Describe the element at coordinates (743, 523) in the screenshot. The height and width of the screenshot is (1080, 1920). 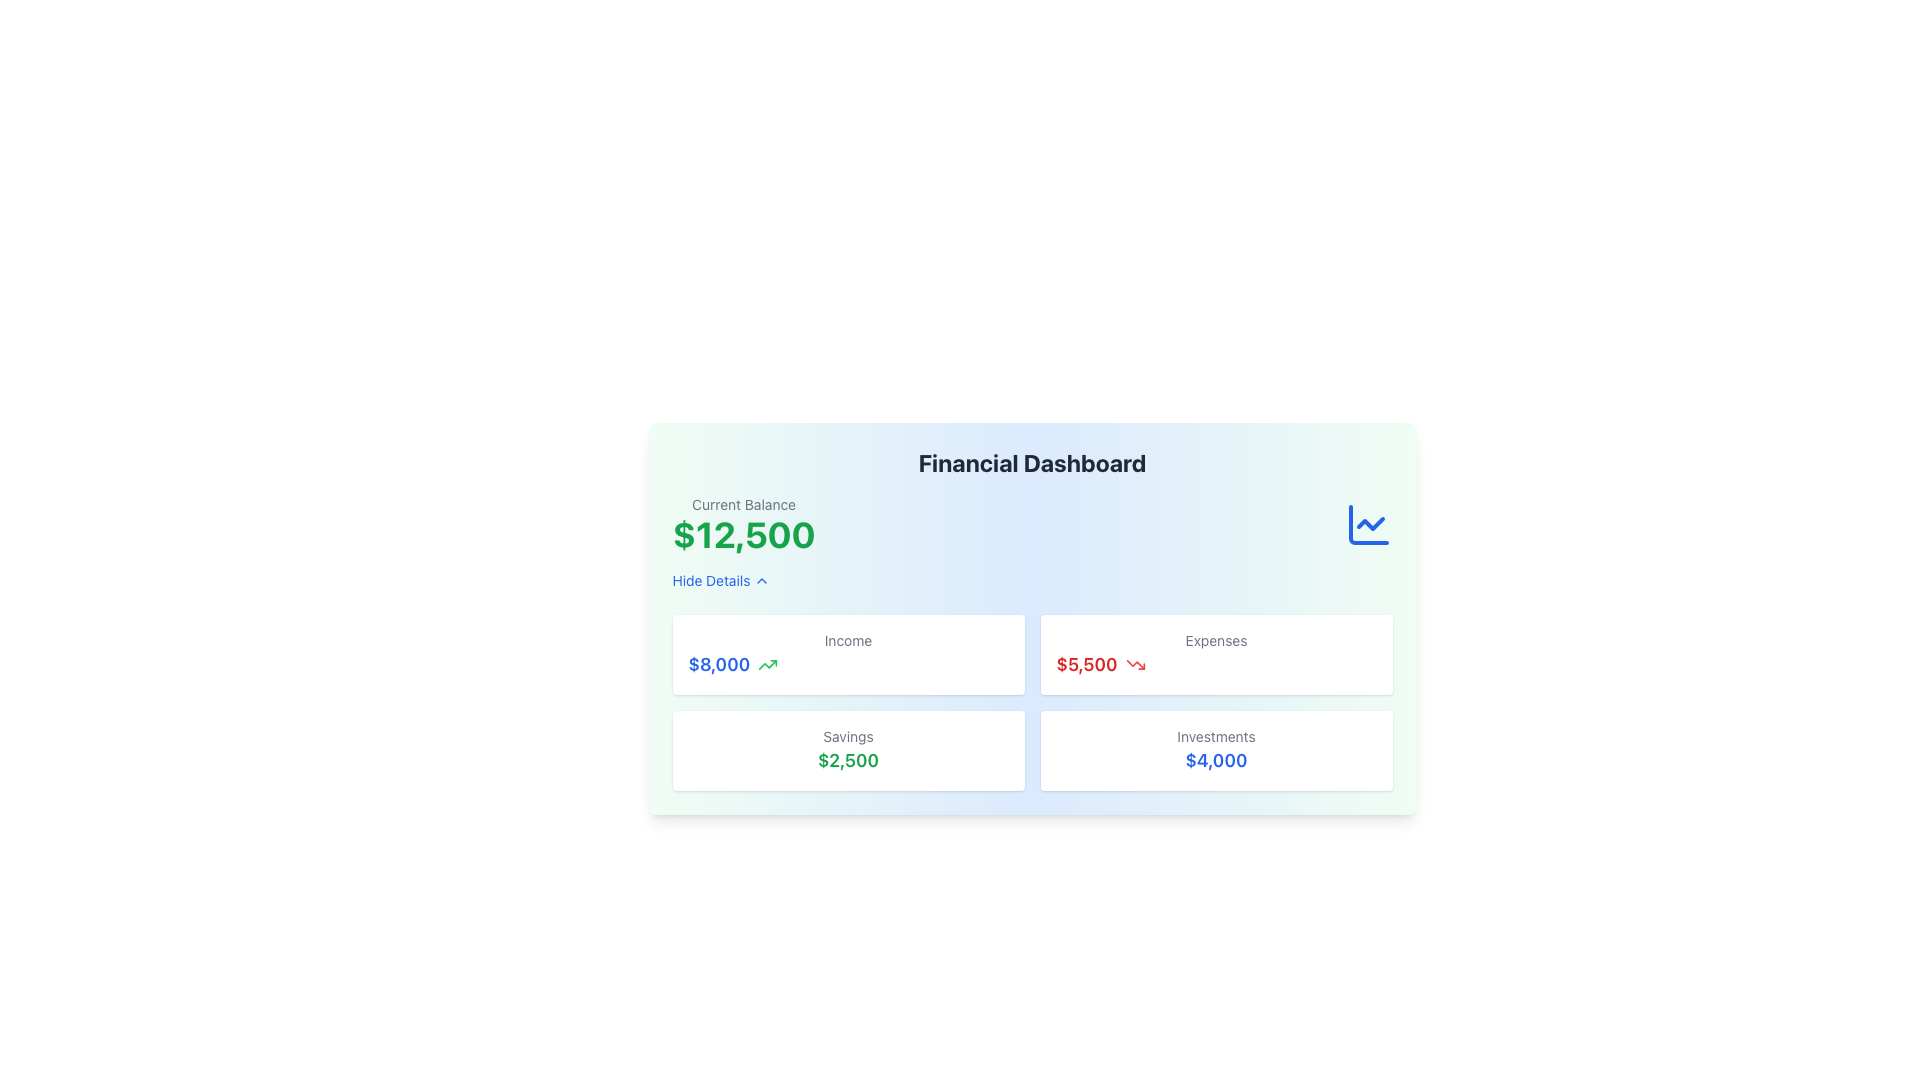
I see `the 'Current Balance' text display, which shows 'Current Balance' in a small gray font and '$12,500' in a larger, bold green font, located in the top-left section of the UI` at that location.